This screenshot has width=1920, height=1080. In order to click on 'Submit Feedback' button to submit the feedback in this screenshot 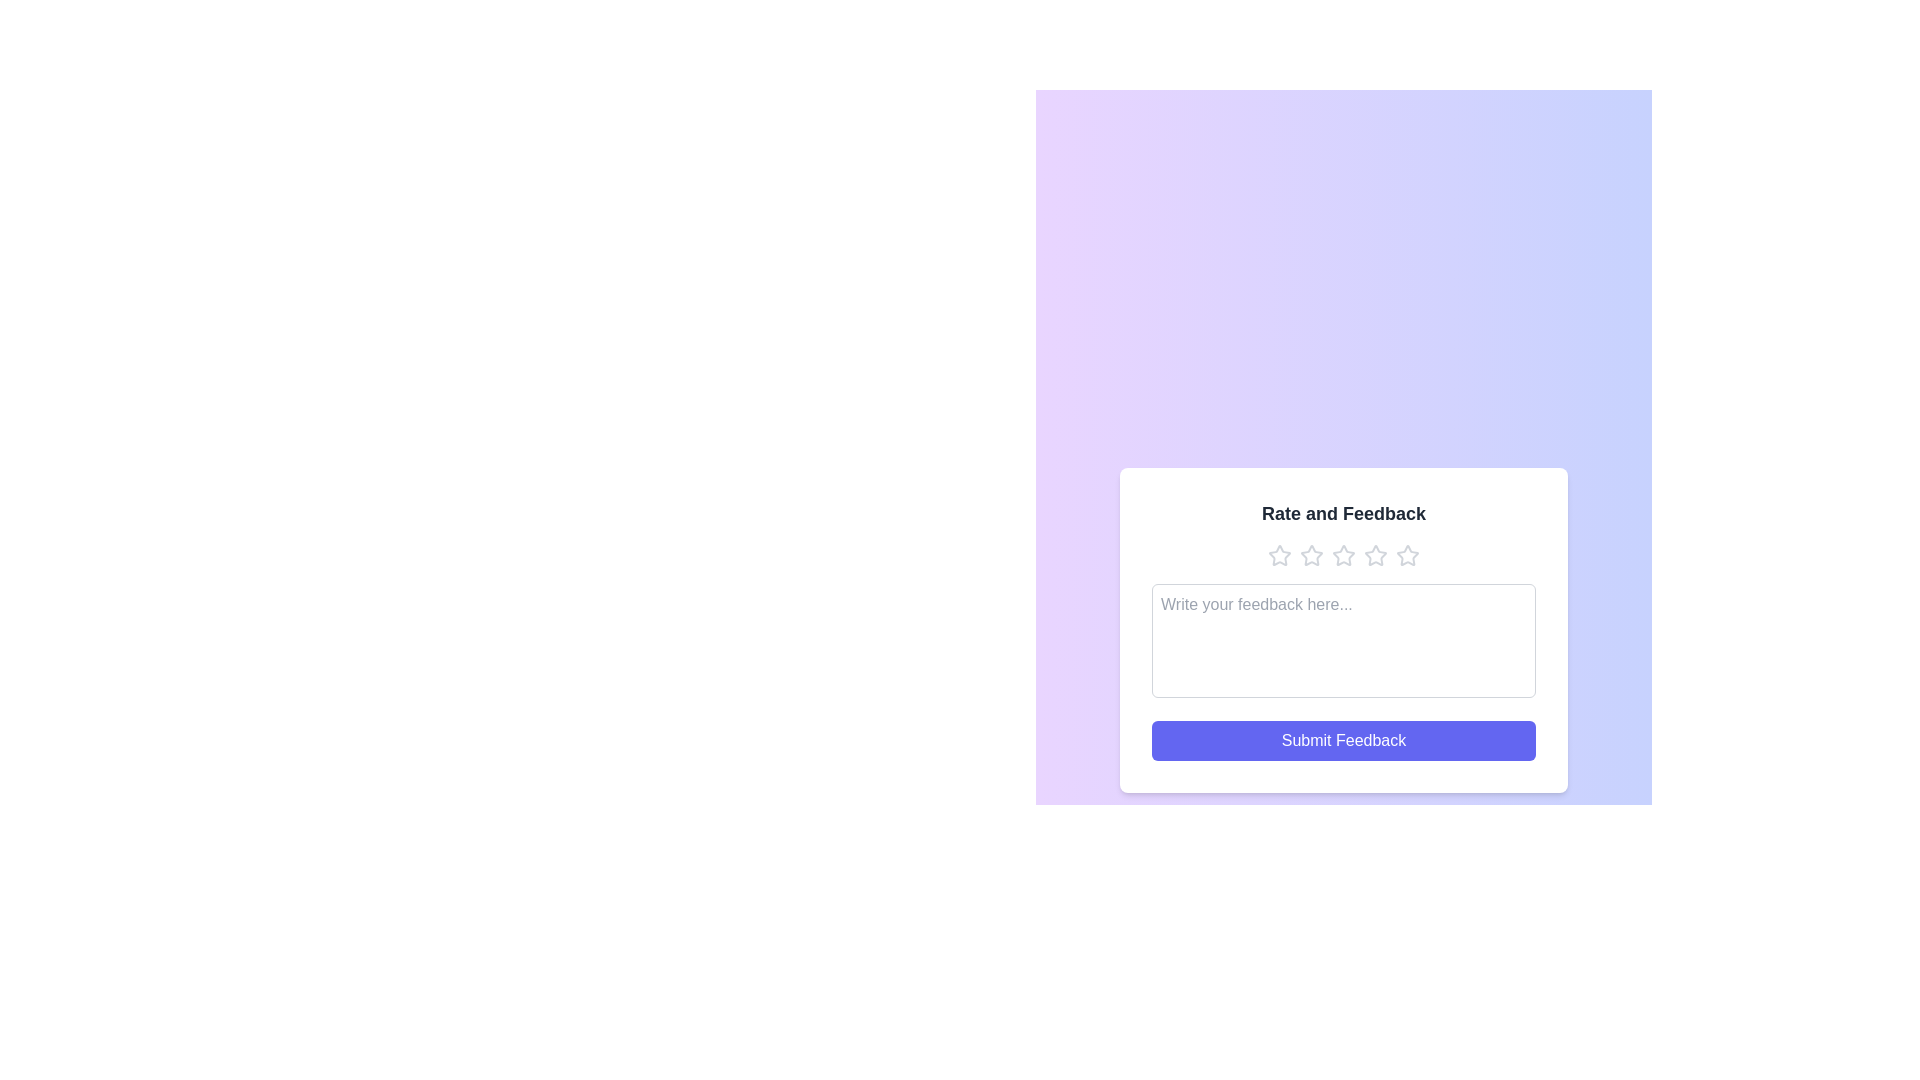, I will do `click(1344, 740)`.